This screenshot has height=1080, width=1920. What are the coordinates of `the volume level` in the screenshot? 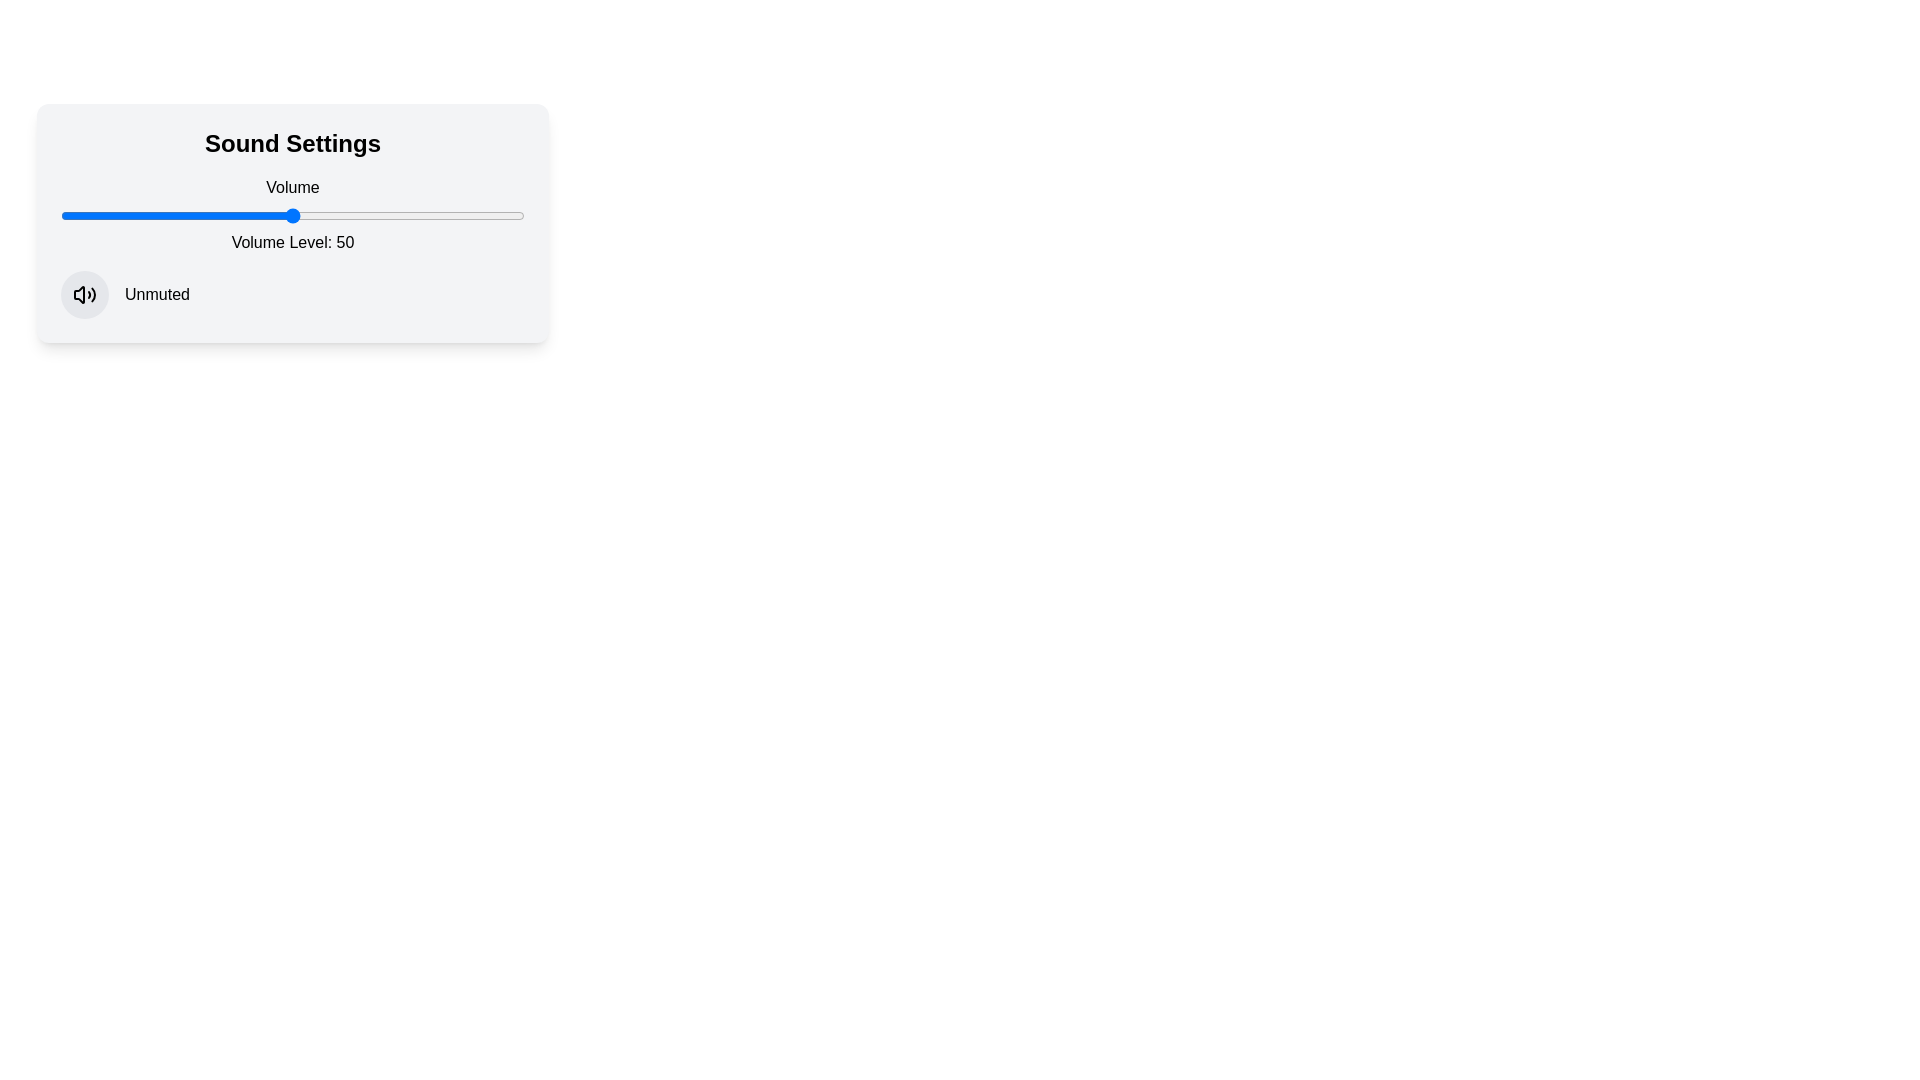 It's located at (477, 216).